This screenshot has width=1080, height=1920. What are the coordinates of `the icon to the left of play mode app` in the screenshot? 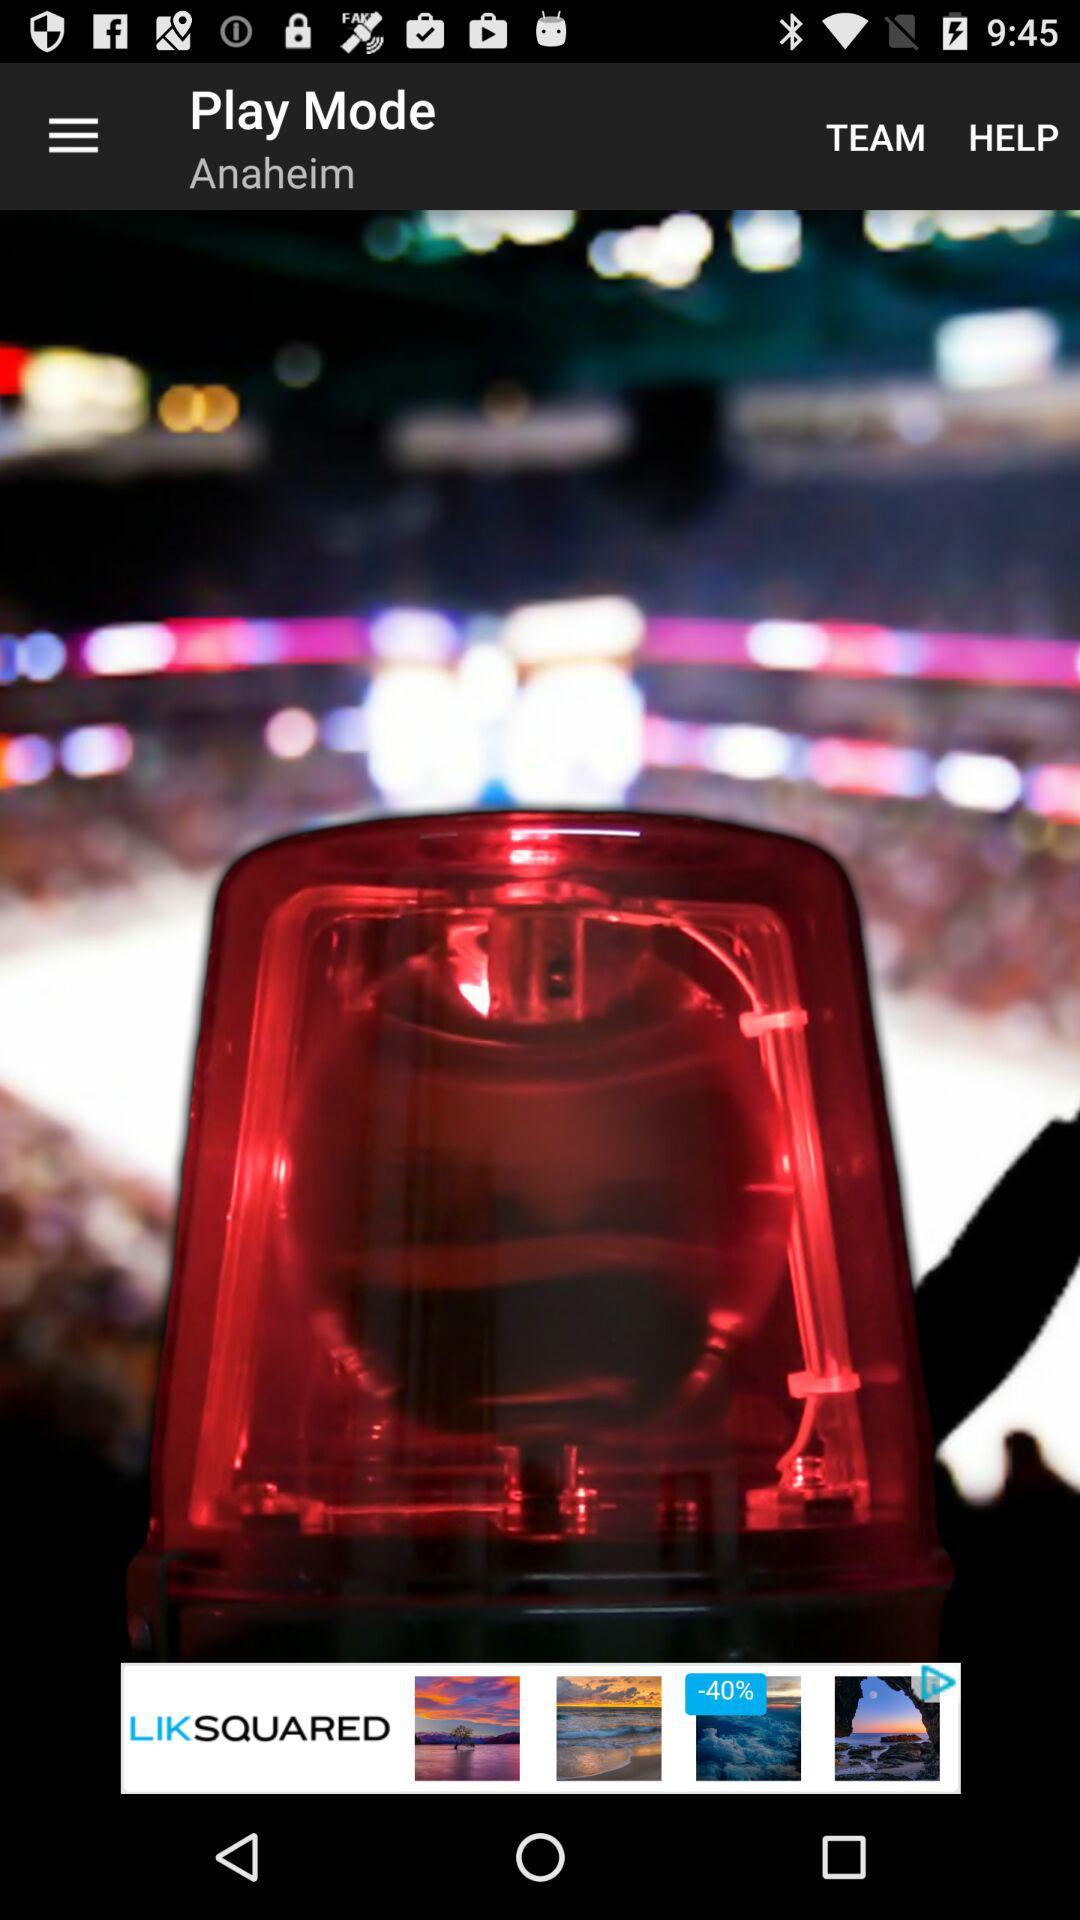 It's located at (72, 135).